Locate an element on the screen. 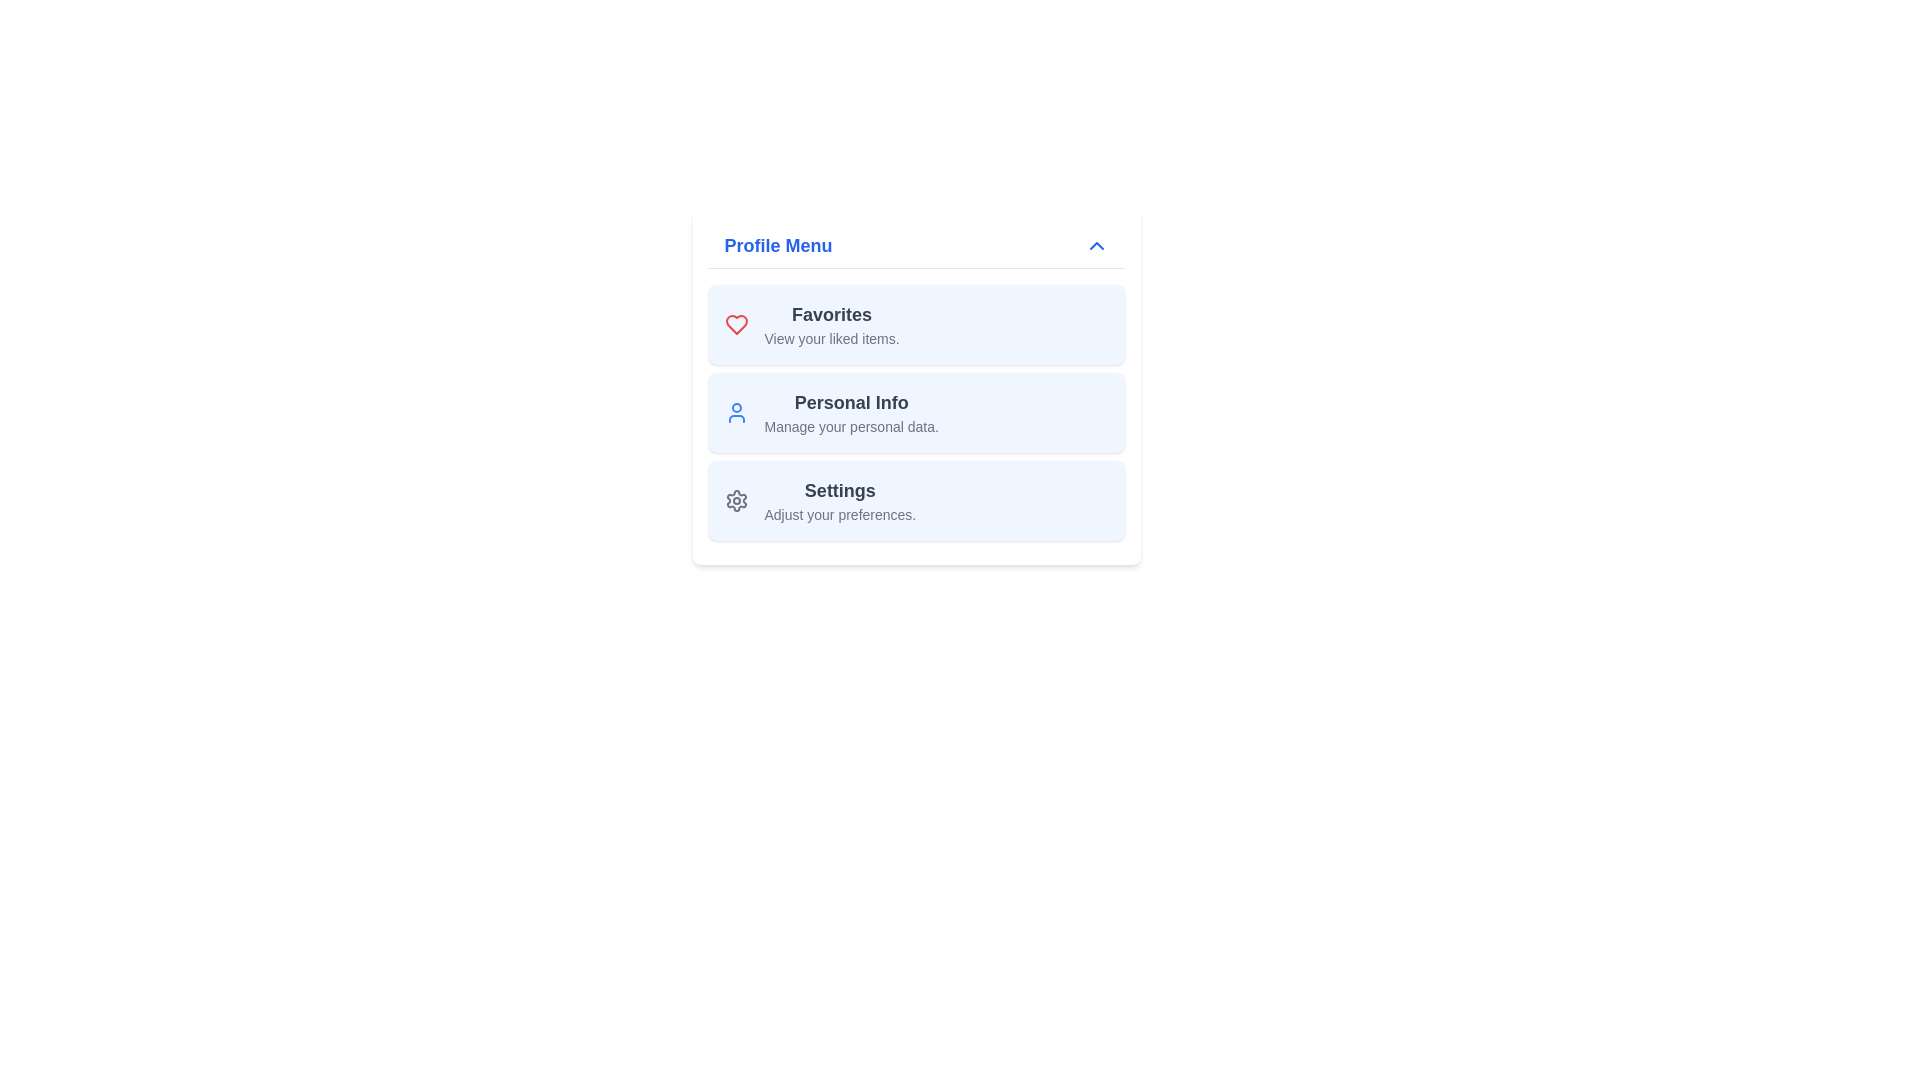  the second menu item in the vertical list below 'Favorites' and above 'Settings' is located at coordinates (915, 411).